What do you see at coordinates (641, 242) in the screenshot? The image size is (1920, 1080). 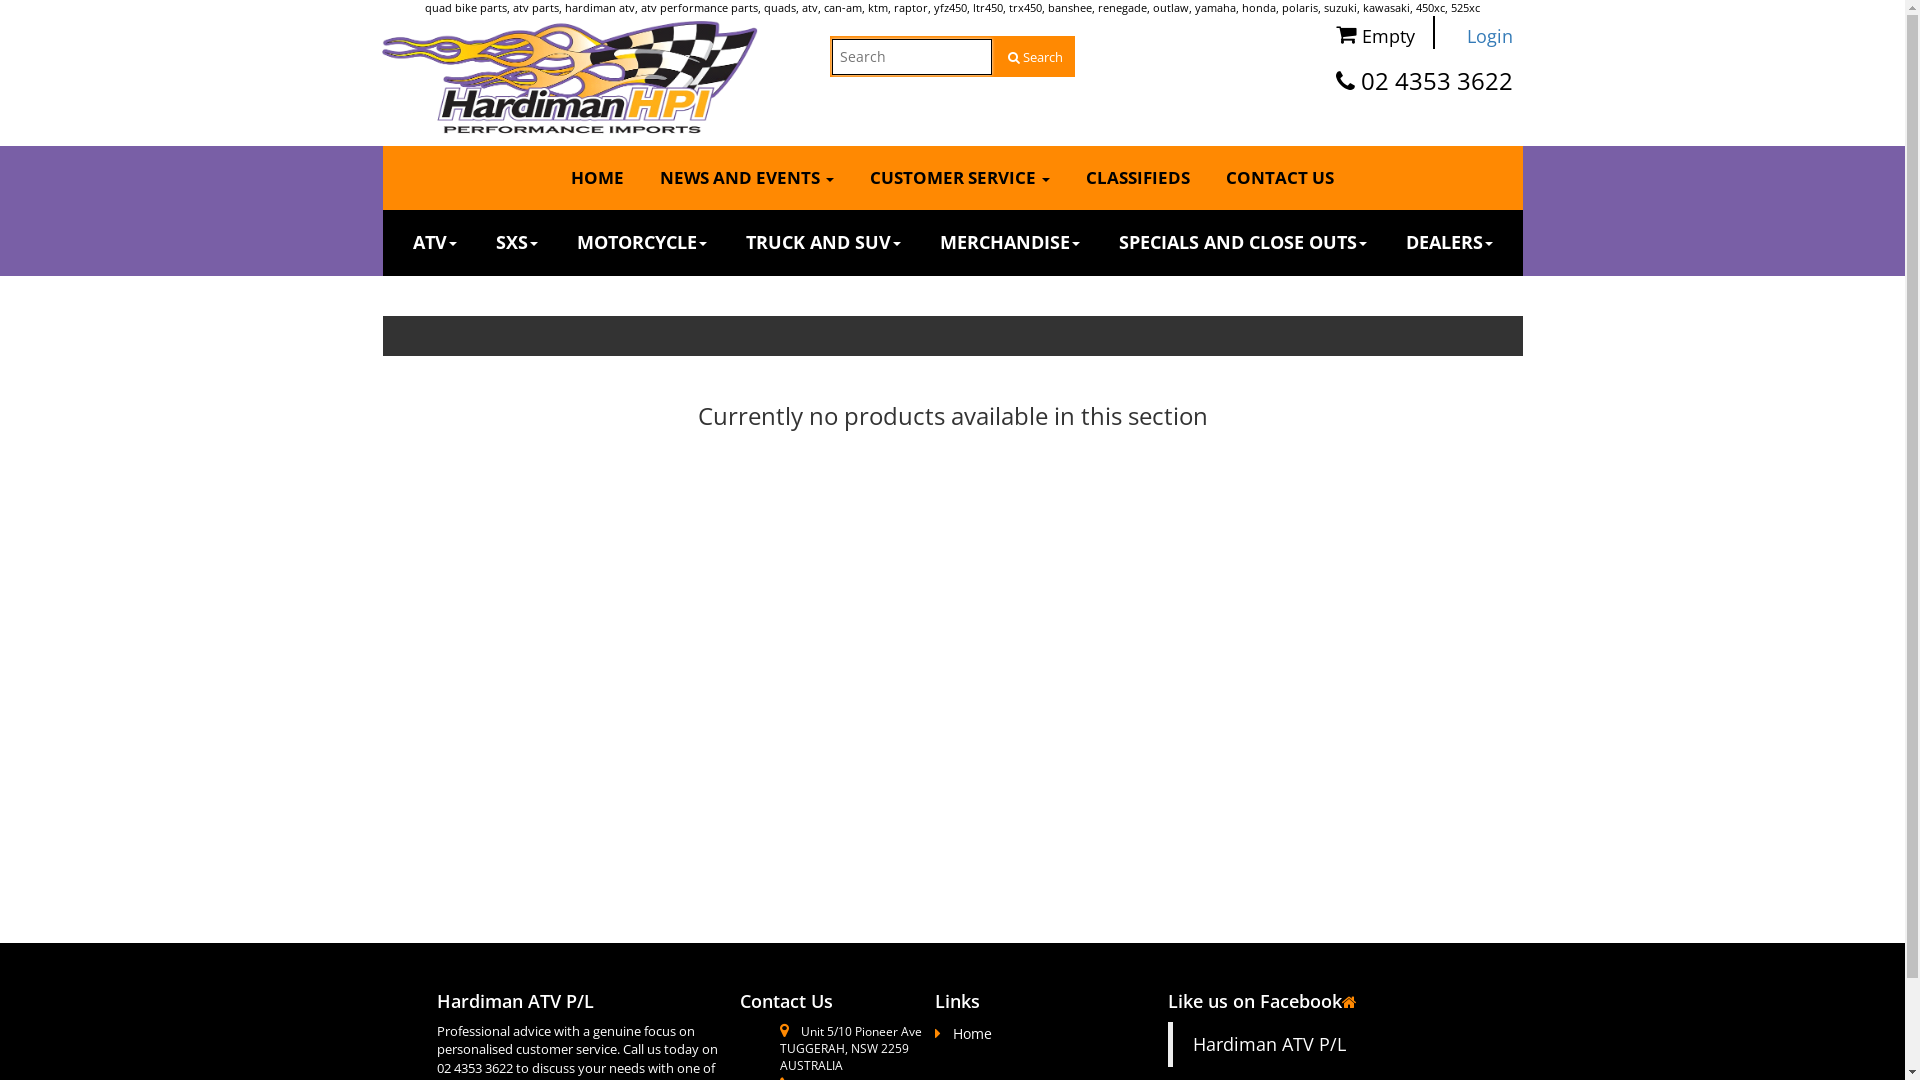 I see `'MOTORCYCLE'` at bounding box center [641, 242].